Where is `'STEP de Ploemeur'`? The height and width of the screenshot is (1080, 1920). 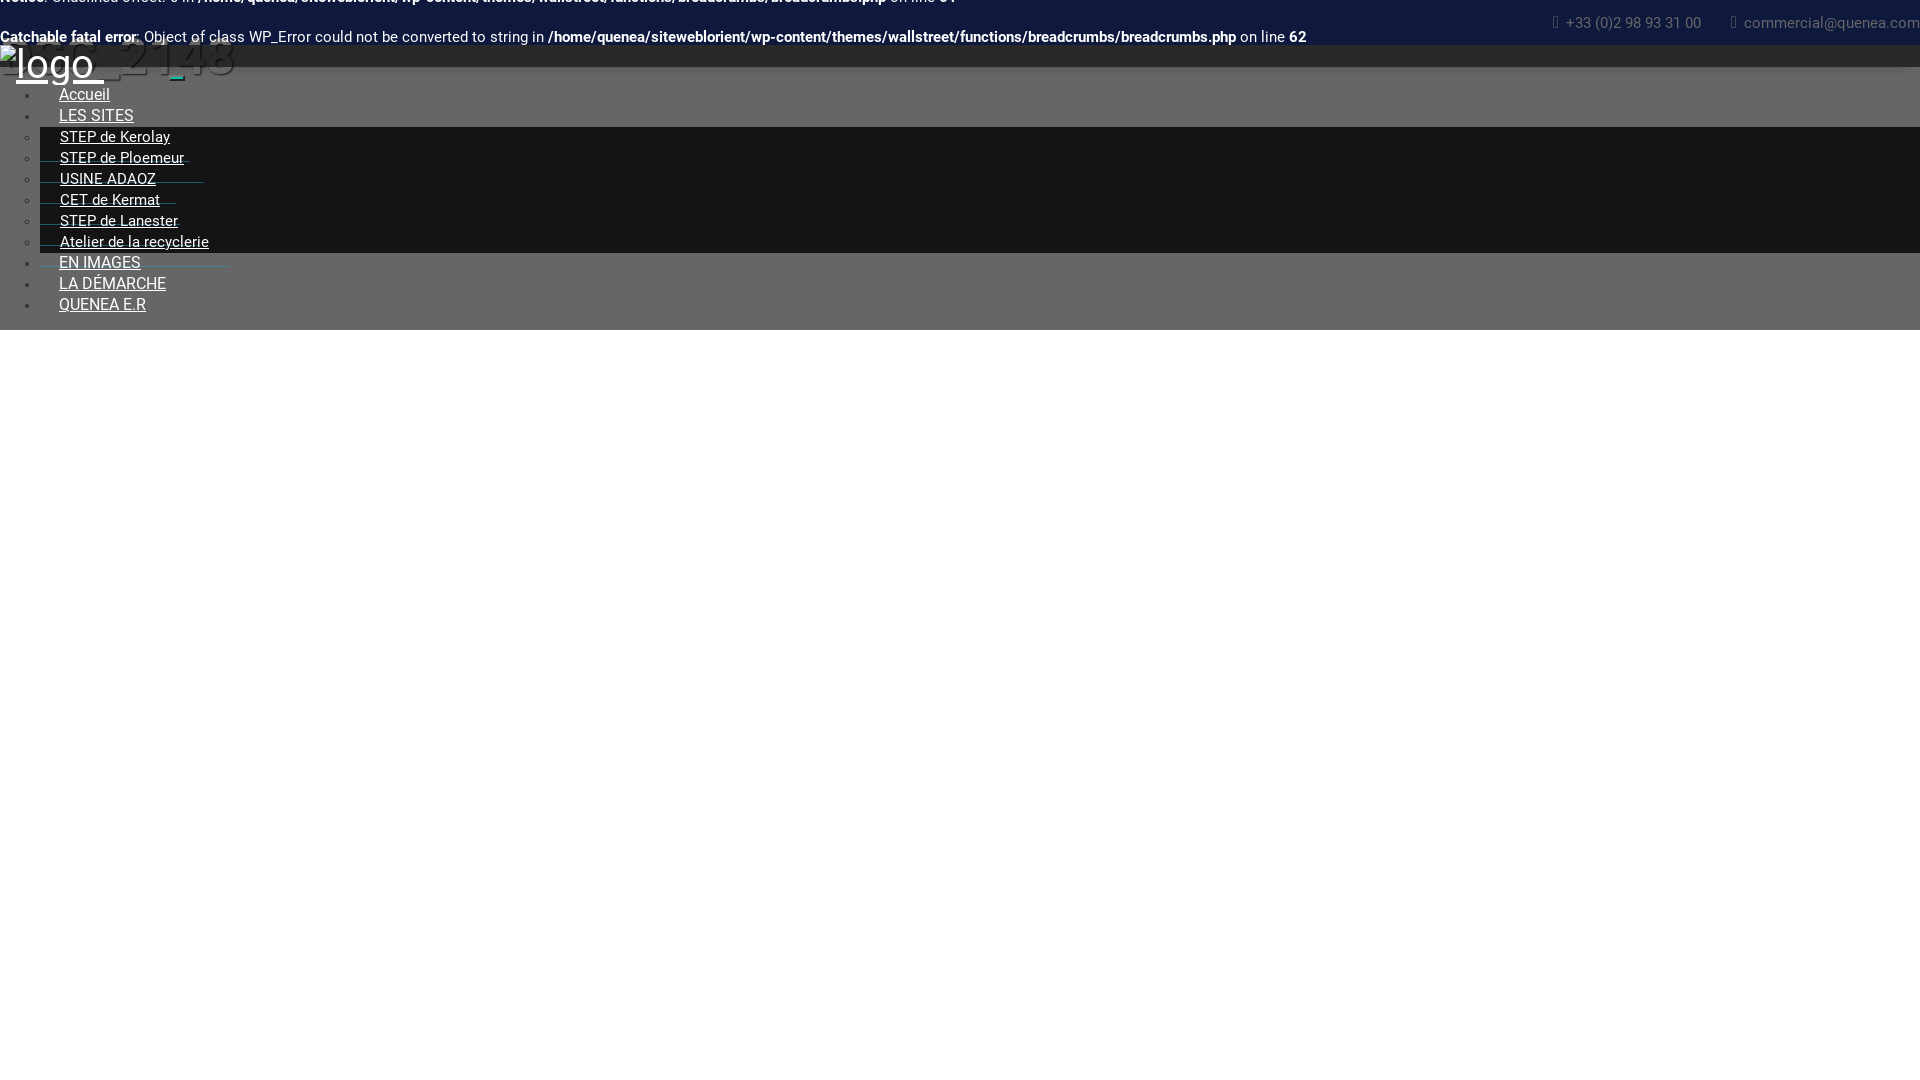 'STEP de Ploemeur' is located at coordinates (120, 157).